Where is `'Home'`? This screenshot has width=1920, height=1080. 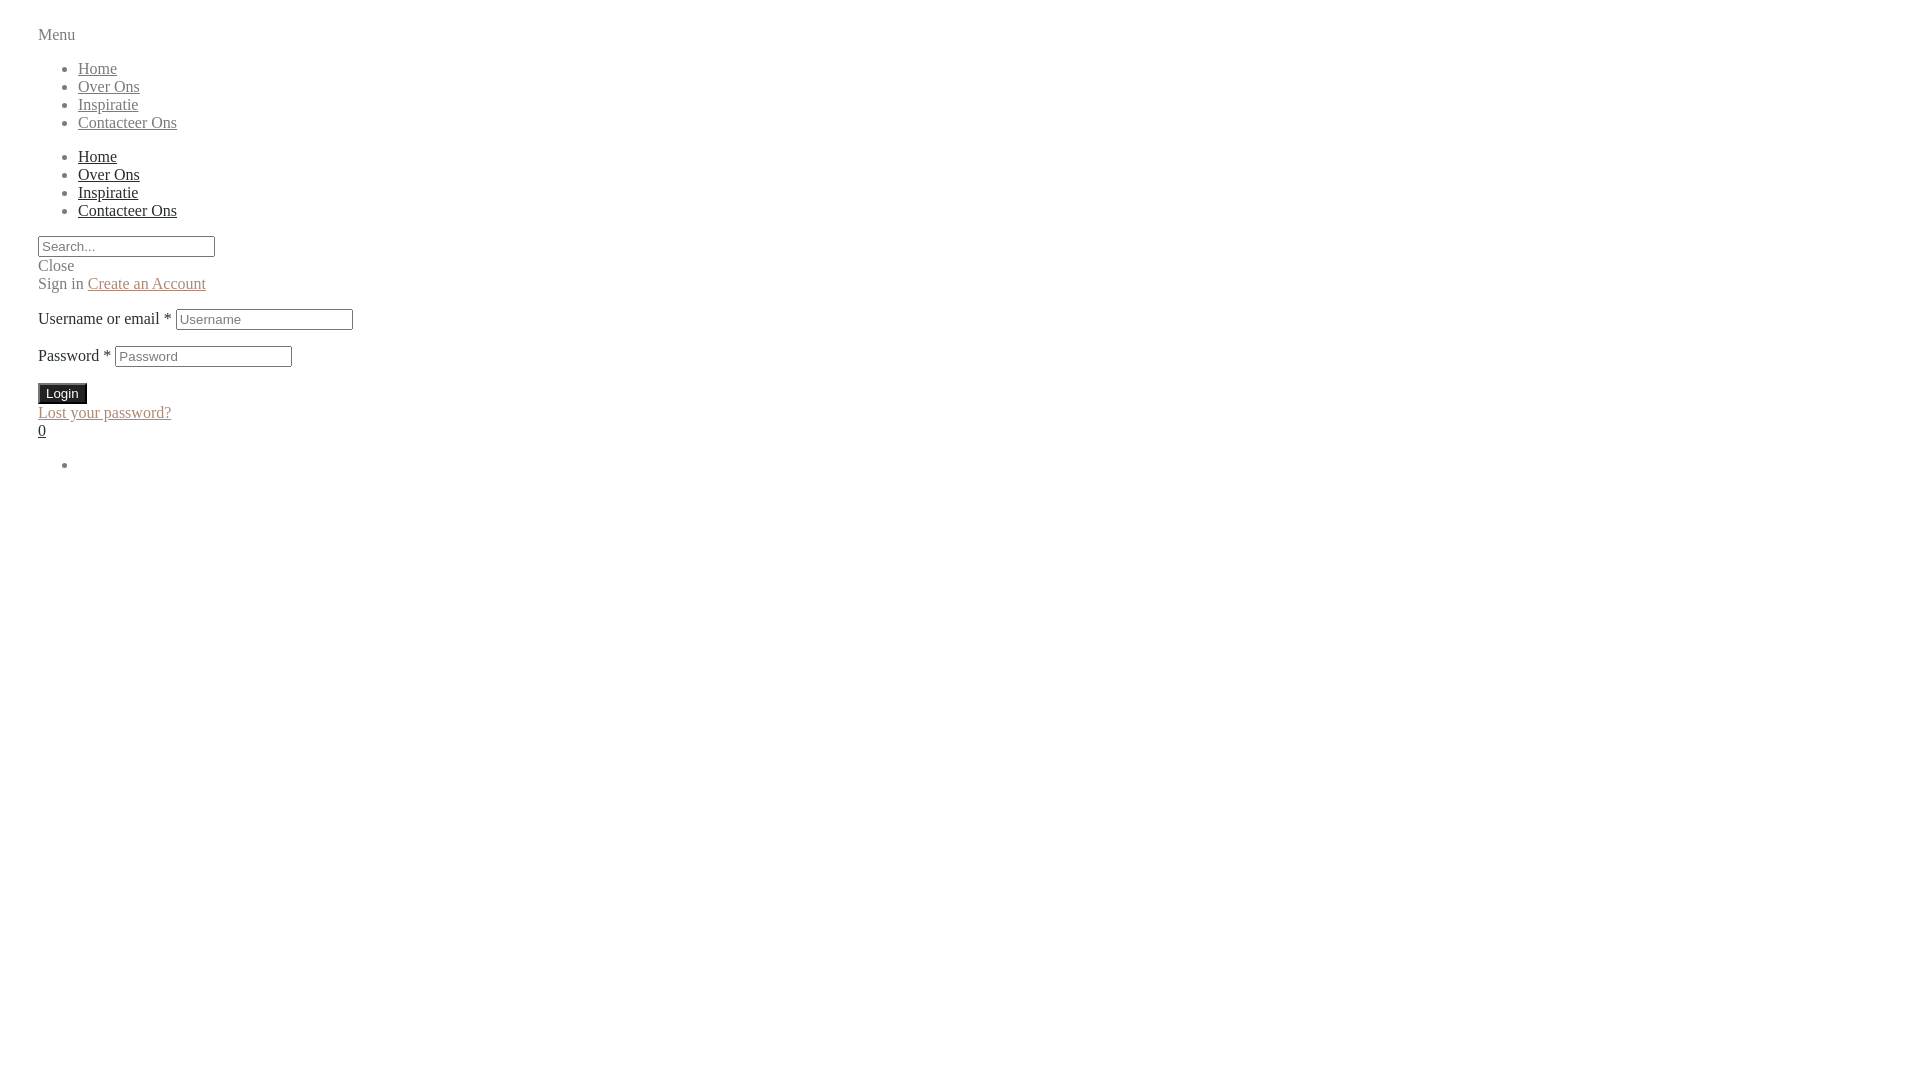
'Home' is located at coordinates (96, 67).